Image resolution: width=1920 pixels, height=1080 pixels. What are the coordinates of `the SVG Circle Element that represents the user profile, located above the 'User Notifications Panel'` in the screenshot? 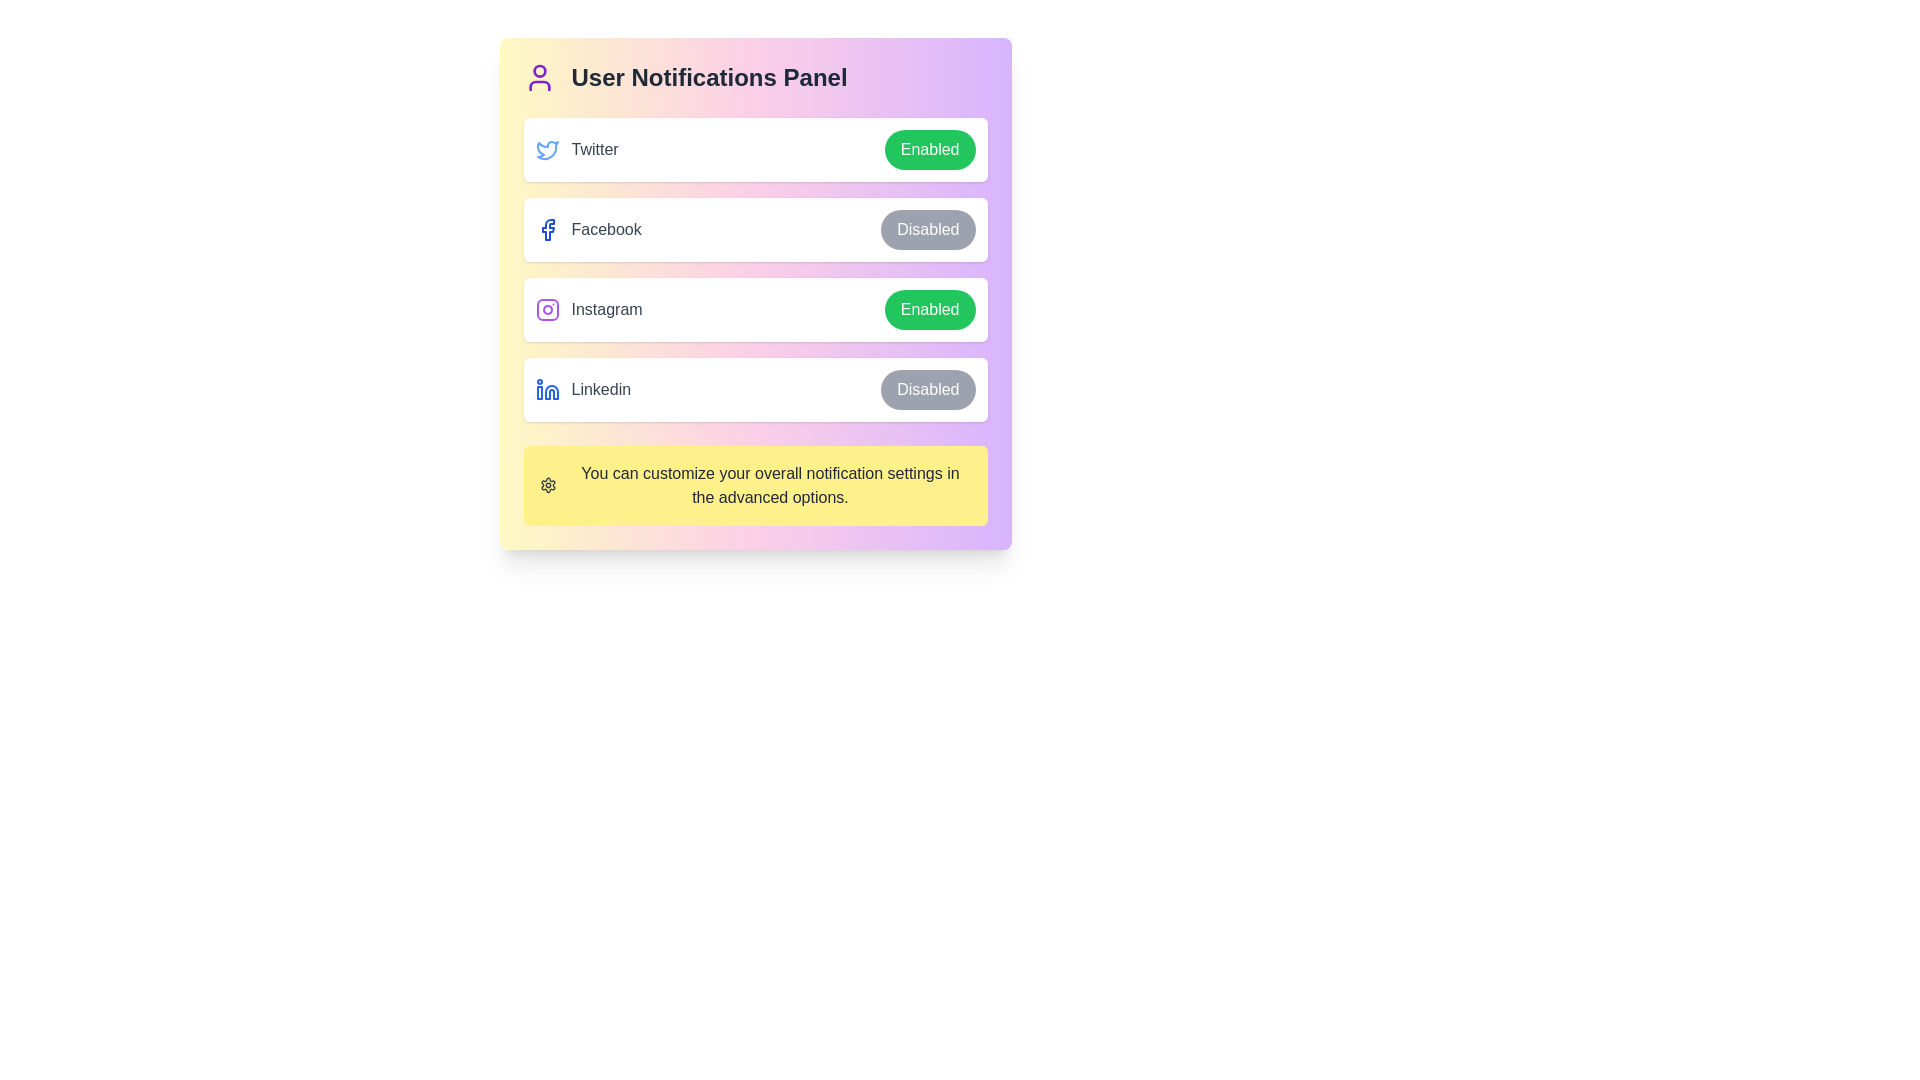 It's located at (539, 70).